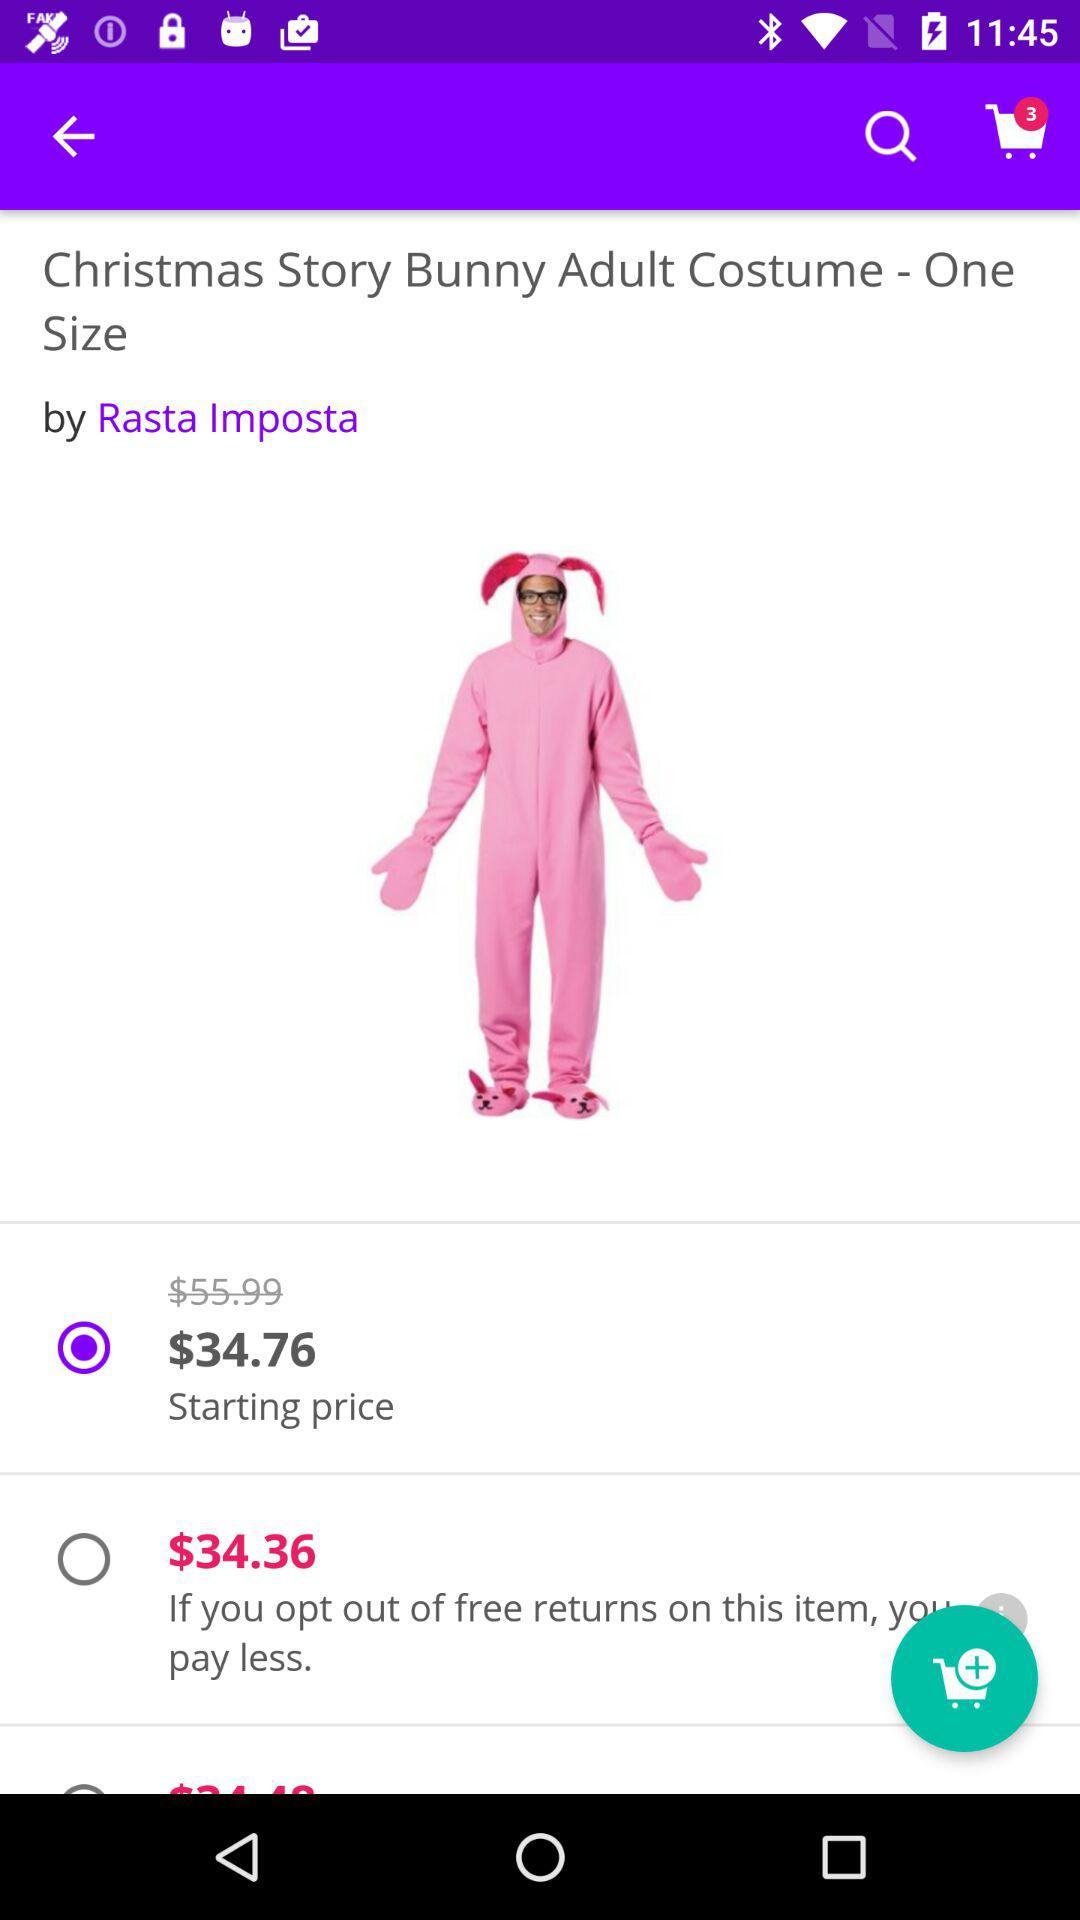 This screenshot has width=1080, height=1920. Describe the element at coordinates (200, 415) in the screenshot. I see `the by rasta imposta item` at that location.